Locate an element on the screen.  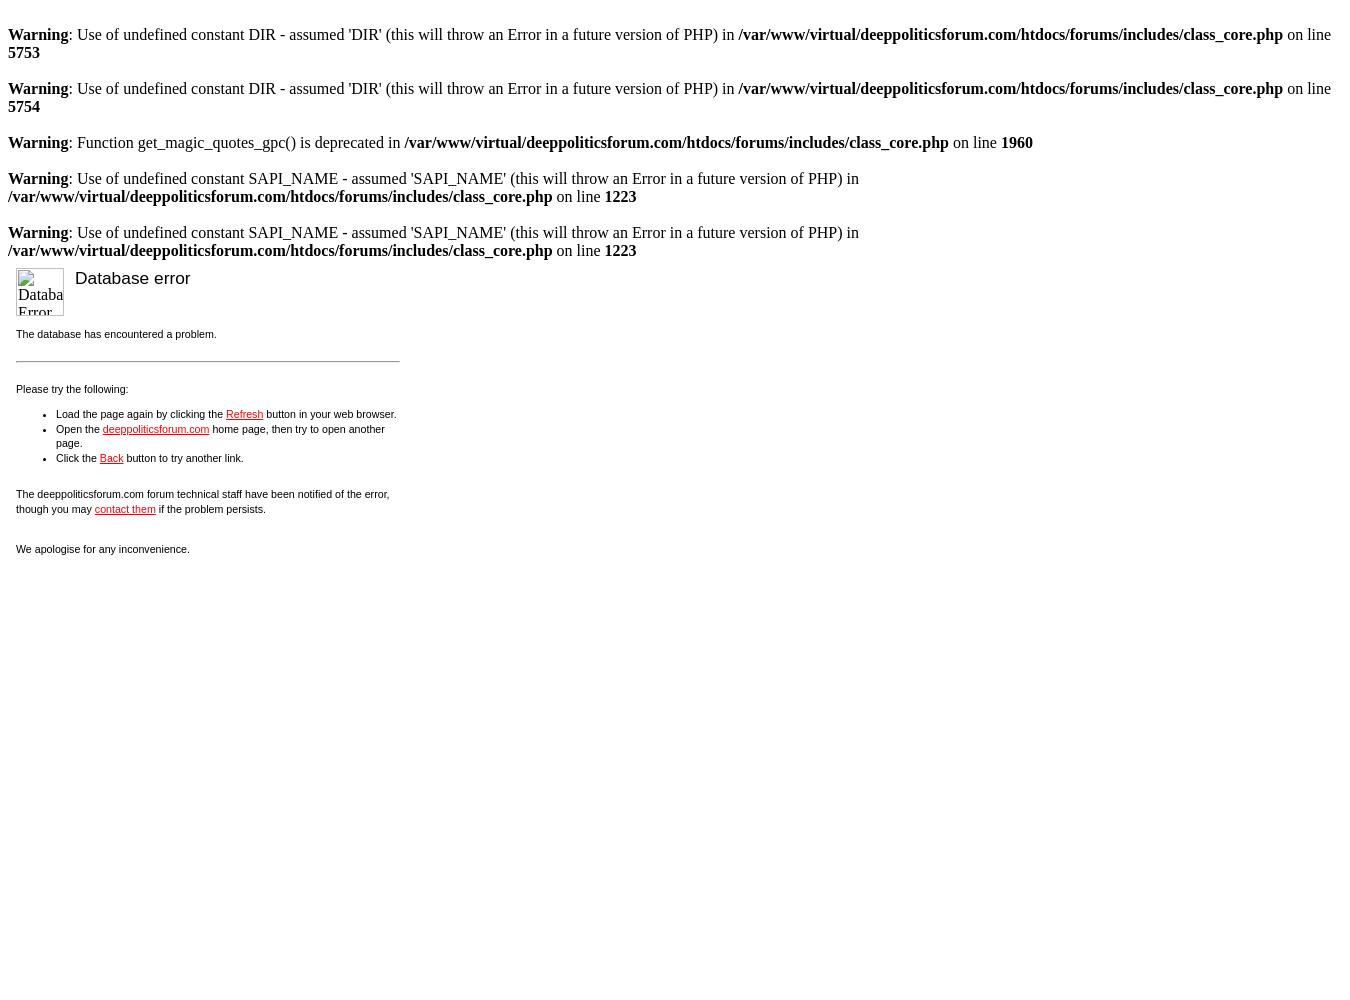
'5753' is located at coordinates (23, 52).